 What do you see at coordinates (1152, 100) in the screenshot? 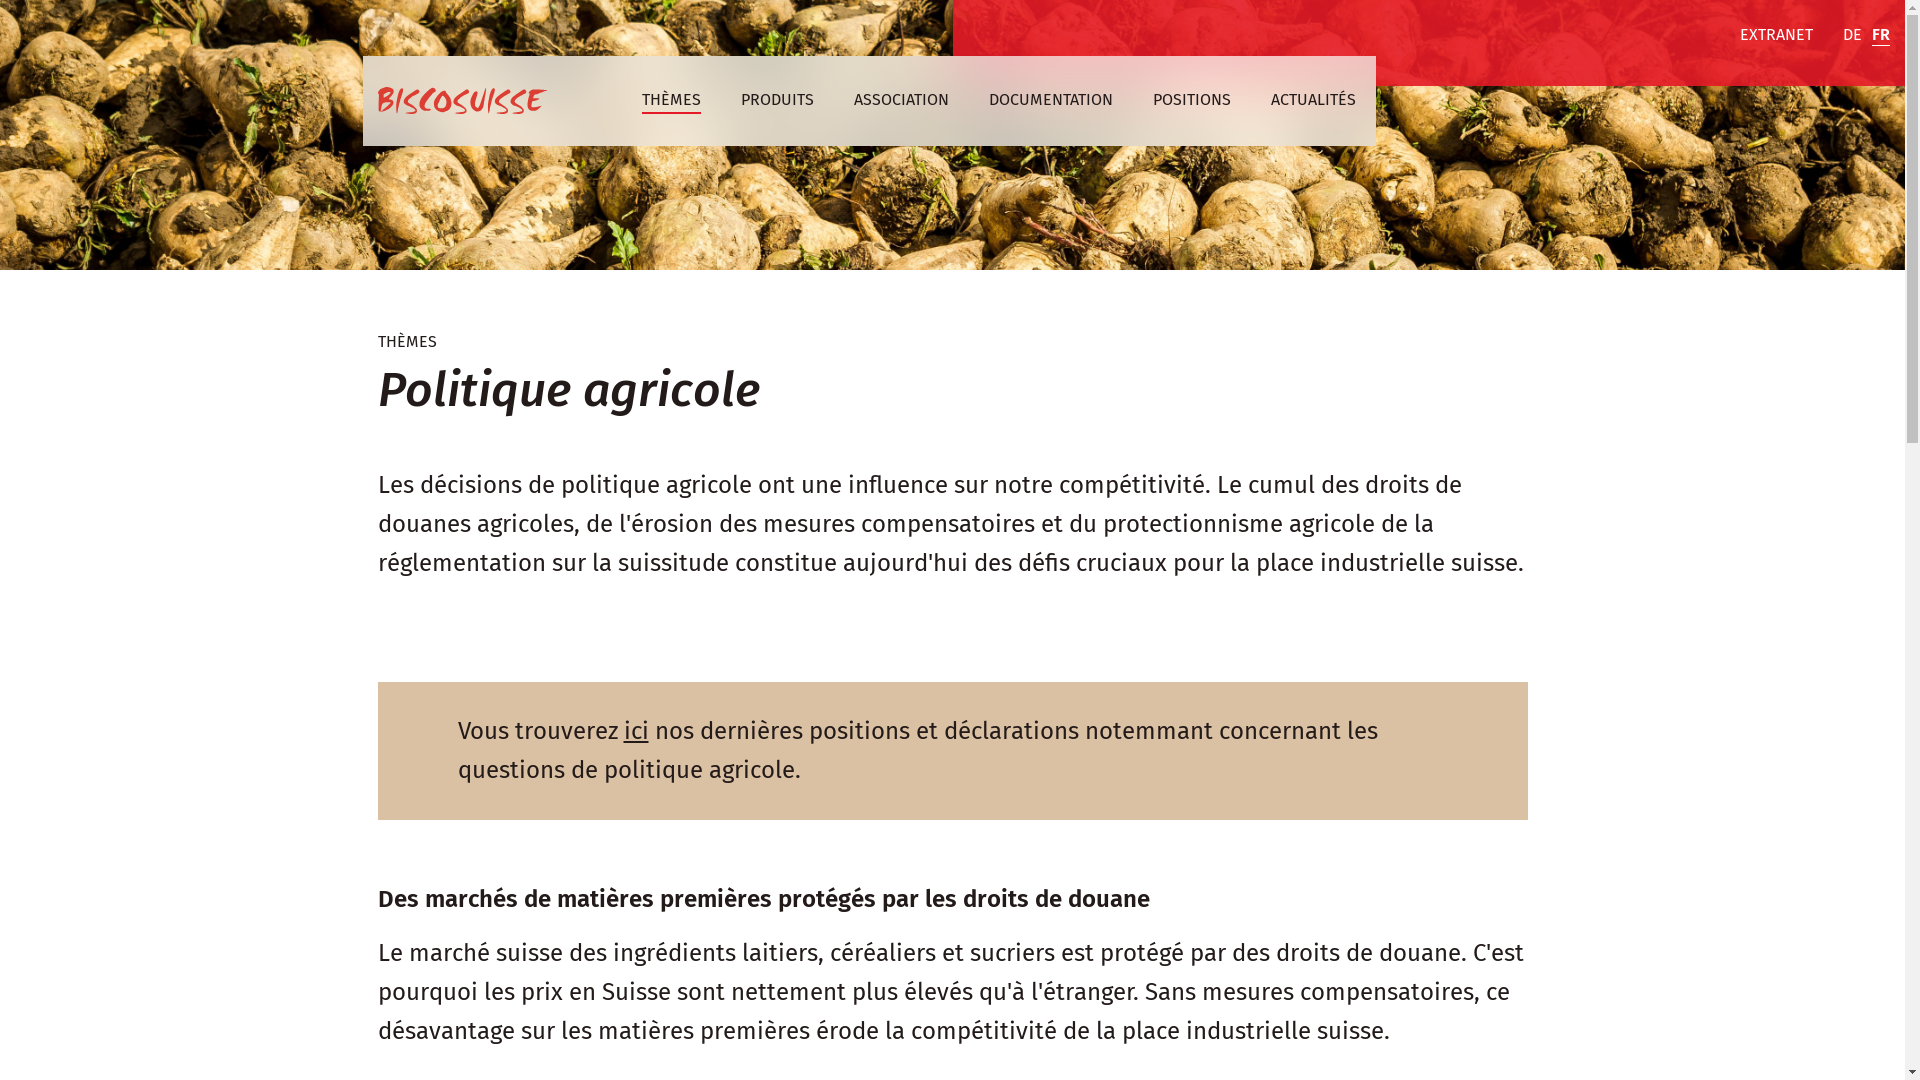
I see `'POSITIONS'` at bounding box center [1152, 100].